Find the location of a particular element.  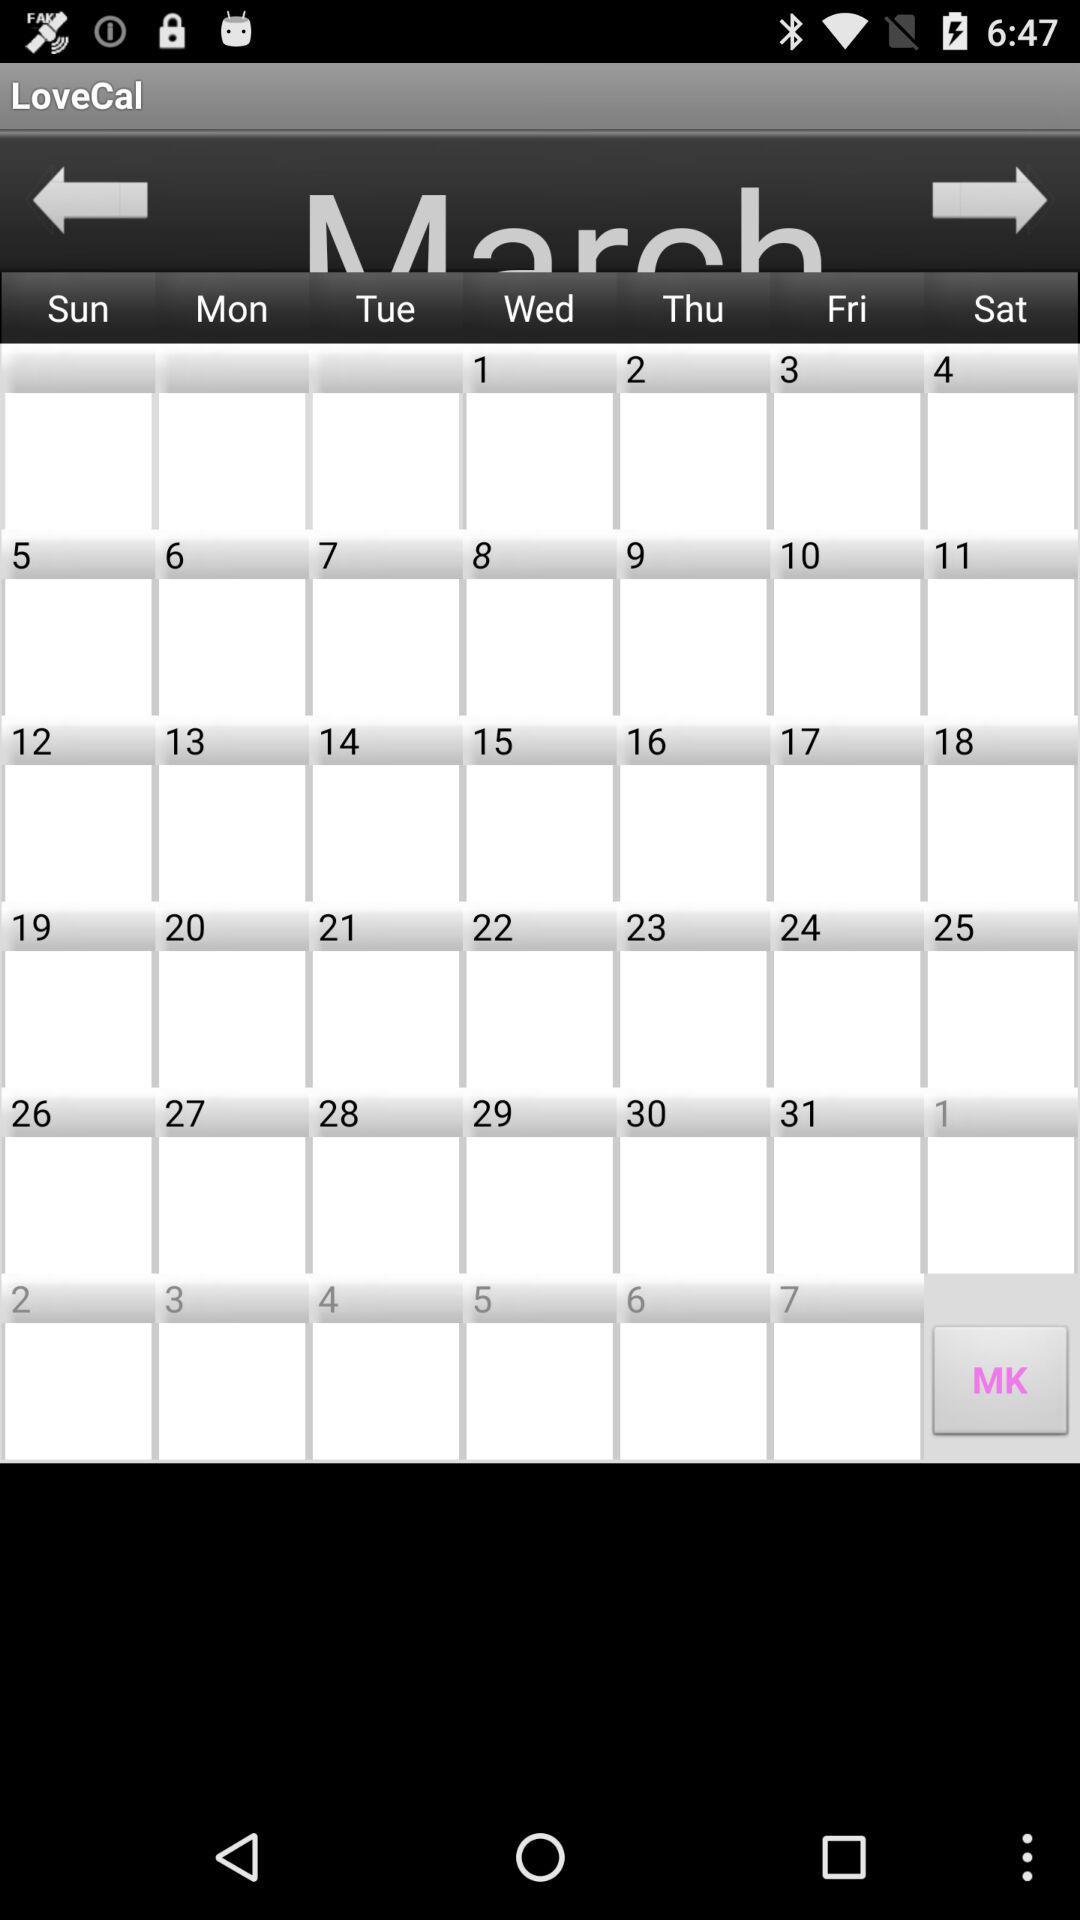

the arrow_forward icon is located at coordinates (990, 214).